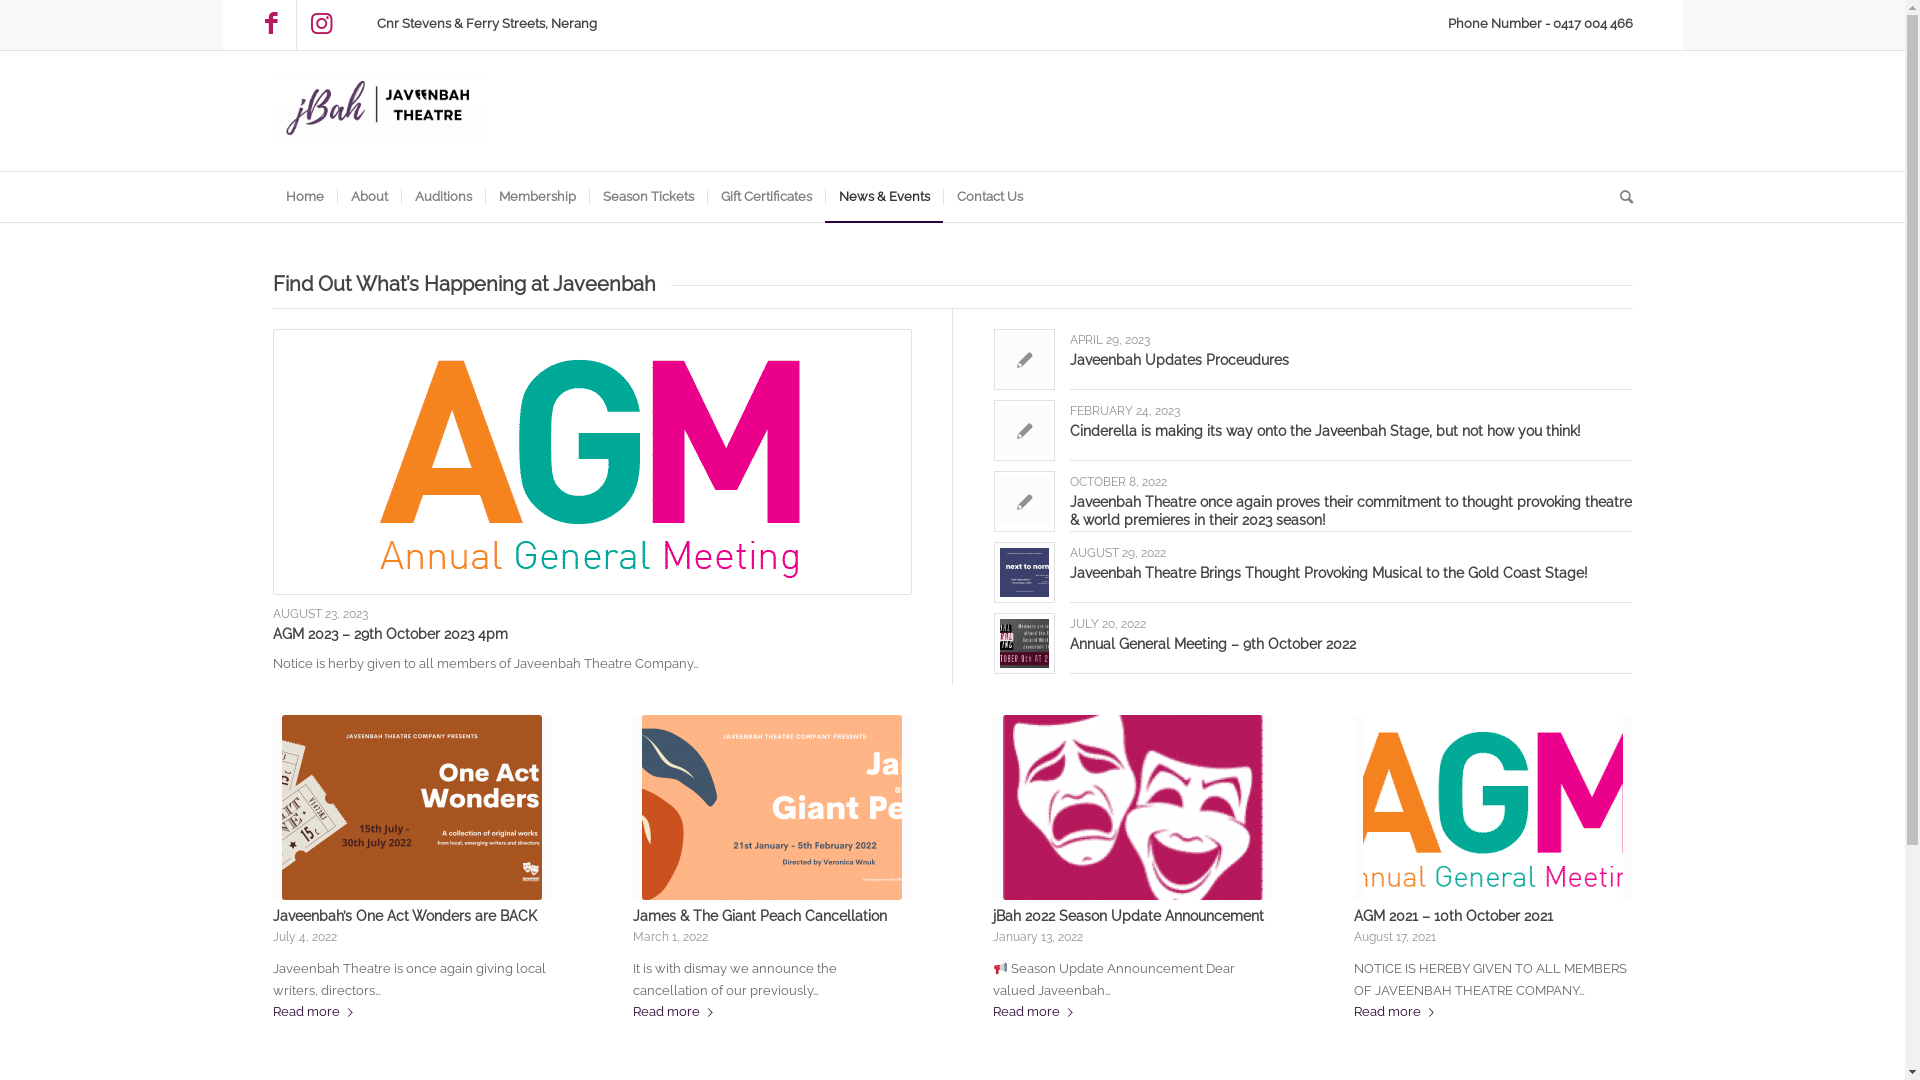  I want to click on 'Auditions', so click(440, 196).